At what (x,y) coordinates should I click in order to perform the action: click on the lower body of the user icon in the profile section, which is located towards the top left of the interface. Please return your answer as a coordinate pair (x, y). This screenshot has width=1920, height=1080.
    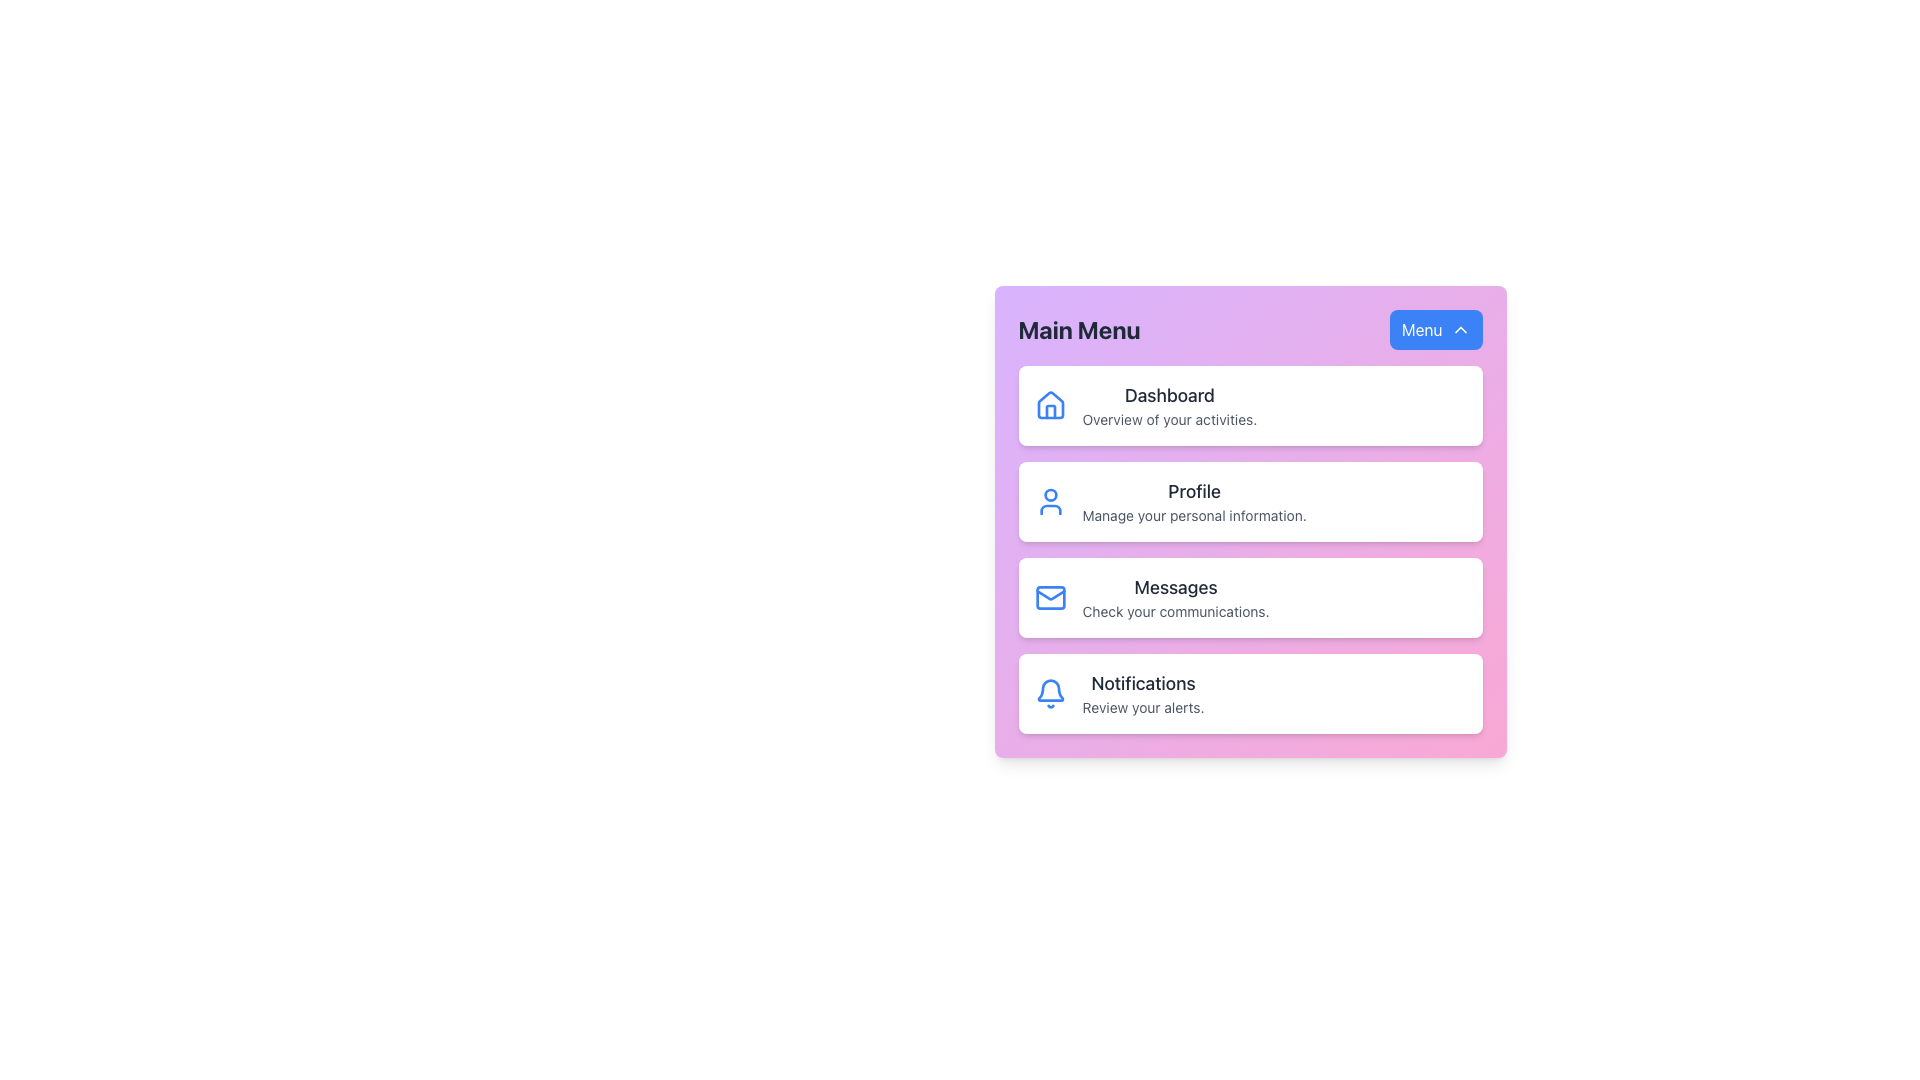
    Looking at the image, I should click on (1049, 508).